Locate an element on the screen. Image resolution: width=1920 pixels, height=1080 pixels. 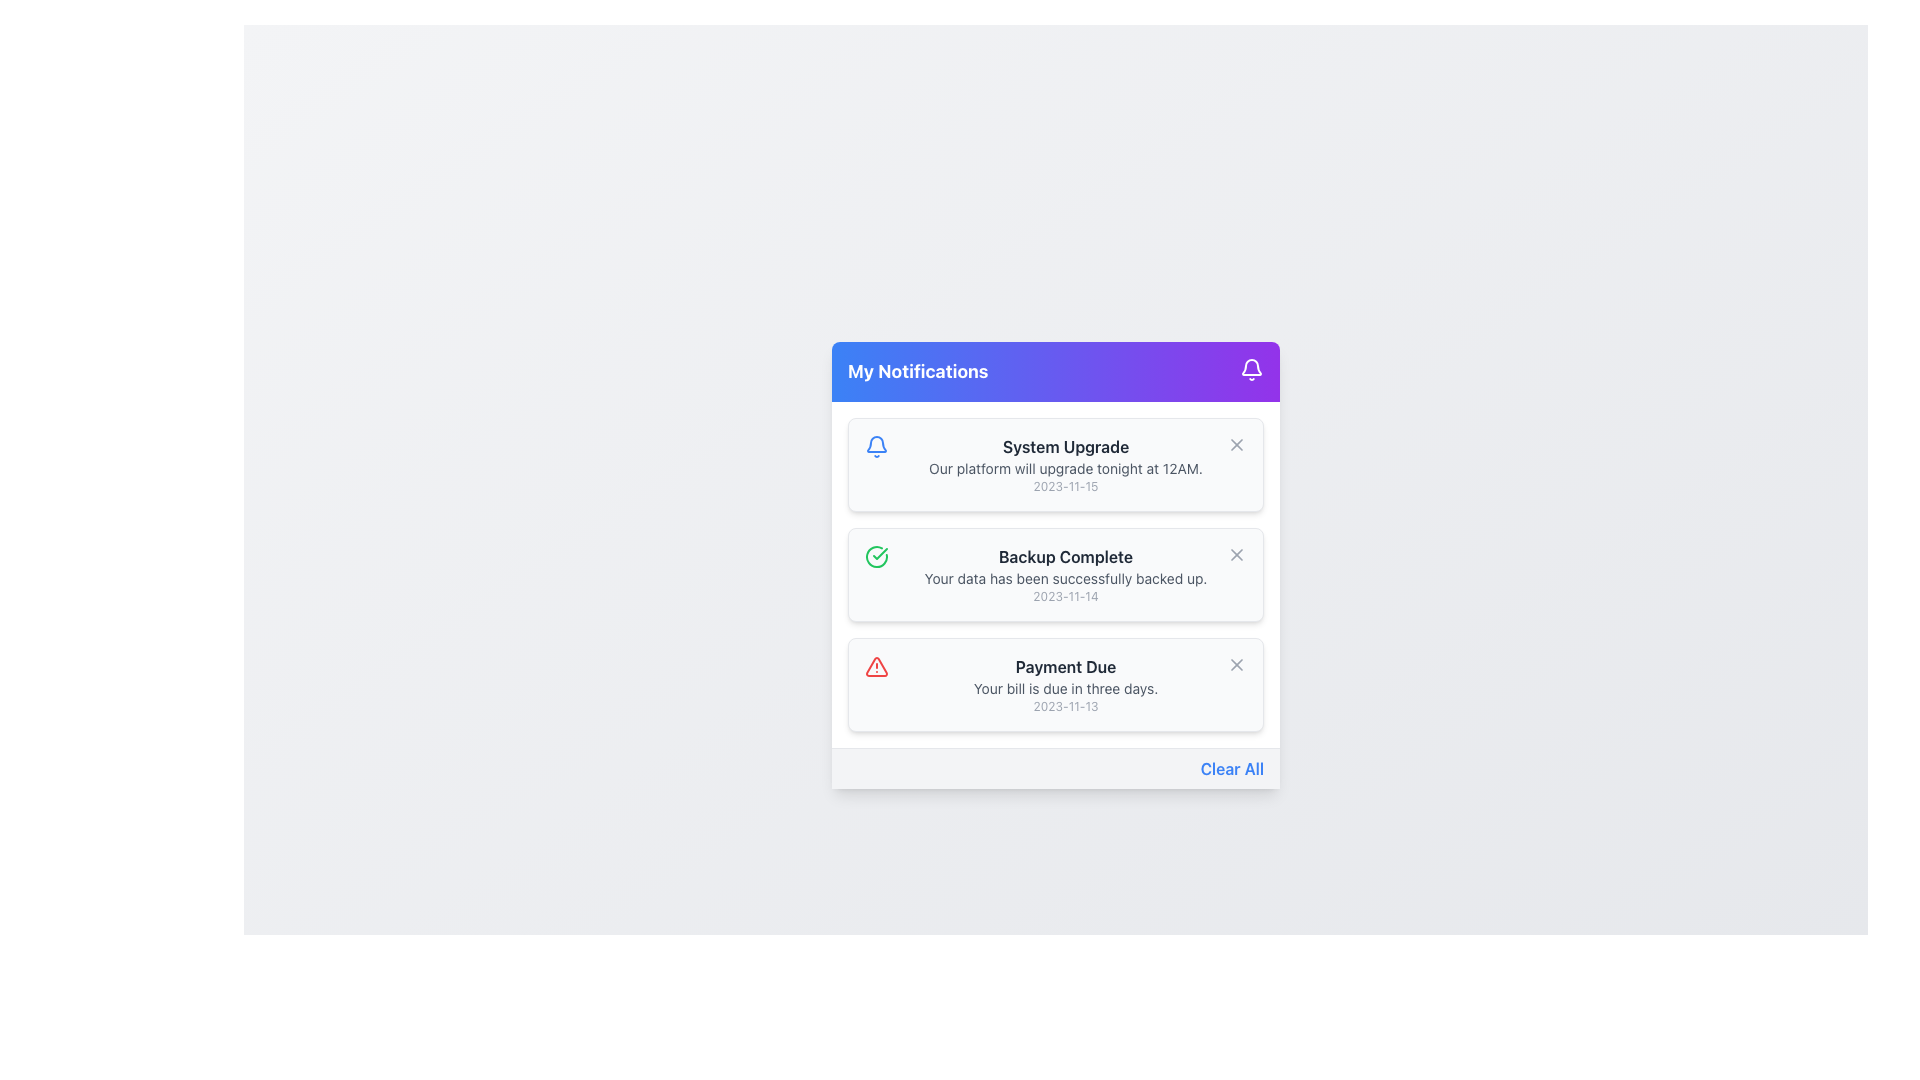
the static text element that serves as a heading for a notification about a payment due, located at the top of the notification card is located at coordinates (1064, 666).